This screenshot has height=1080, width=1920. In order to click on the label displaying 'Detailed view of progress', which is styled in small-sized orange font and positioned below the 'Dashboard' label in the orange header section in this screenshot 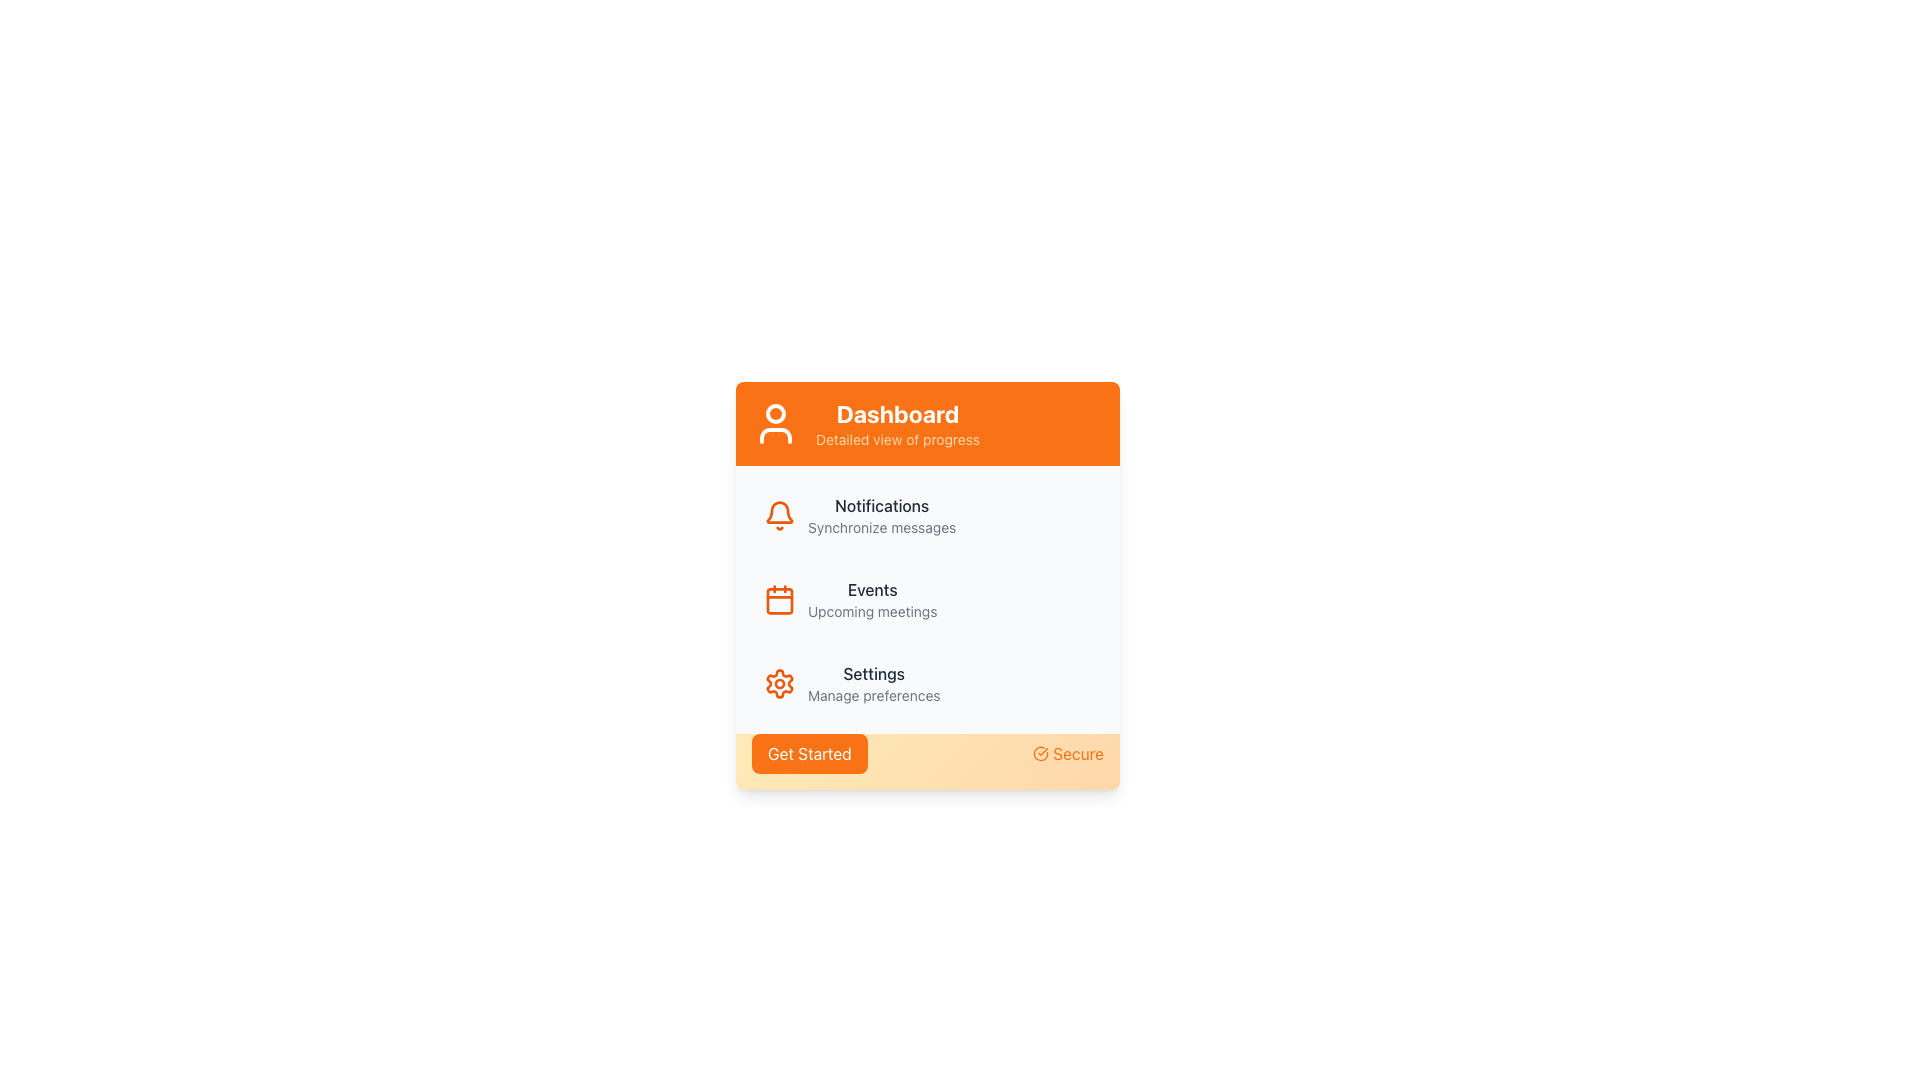, I will do `click(896, 438)`.